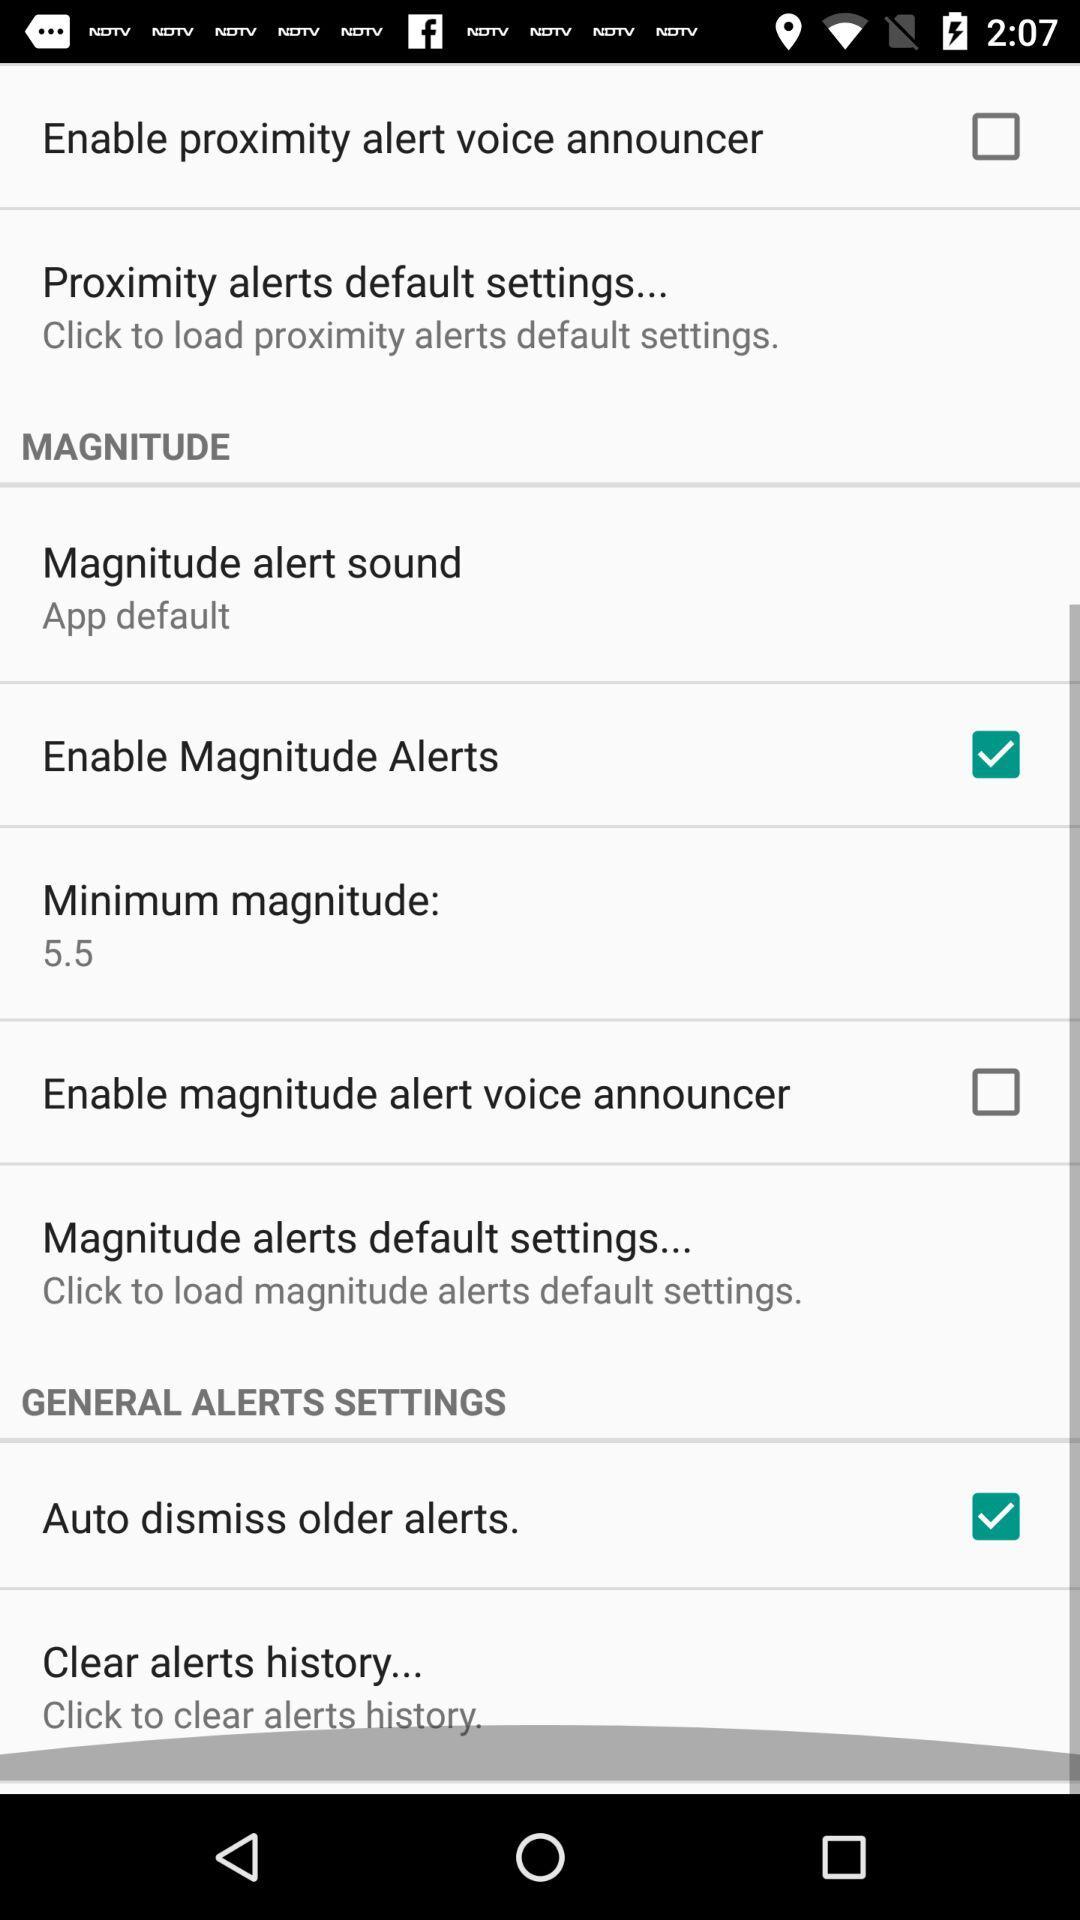 This screenshot has height=1920, width=1080. Describe the element at coordinates (135, 626) in the screenshot. I see `the icon above the enable magnitude alerts app` at that location.